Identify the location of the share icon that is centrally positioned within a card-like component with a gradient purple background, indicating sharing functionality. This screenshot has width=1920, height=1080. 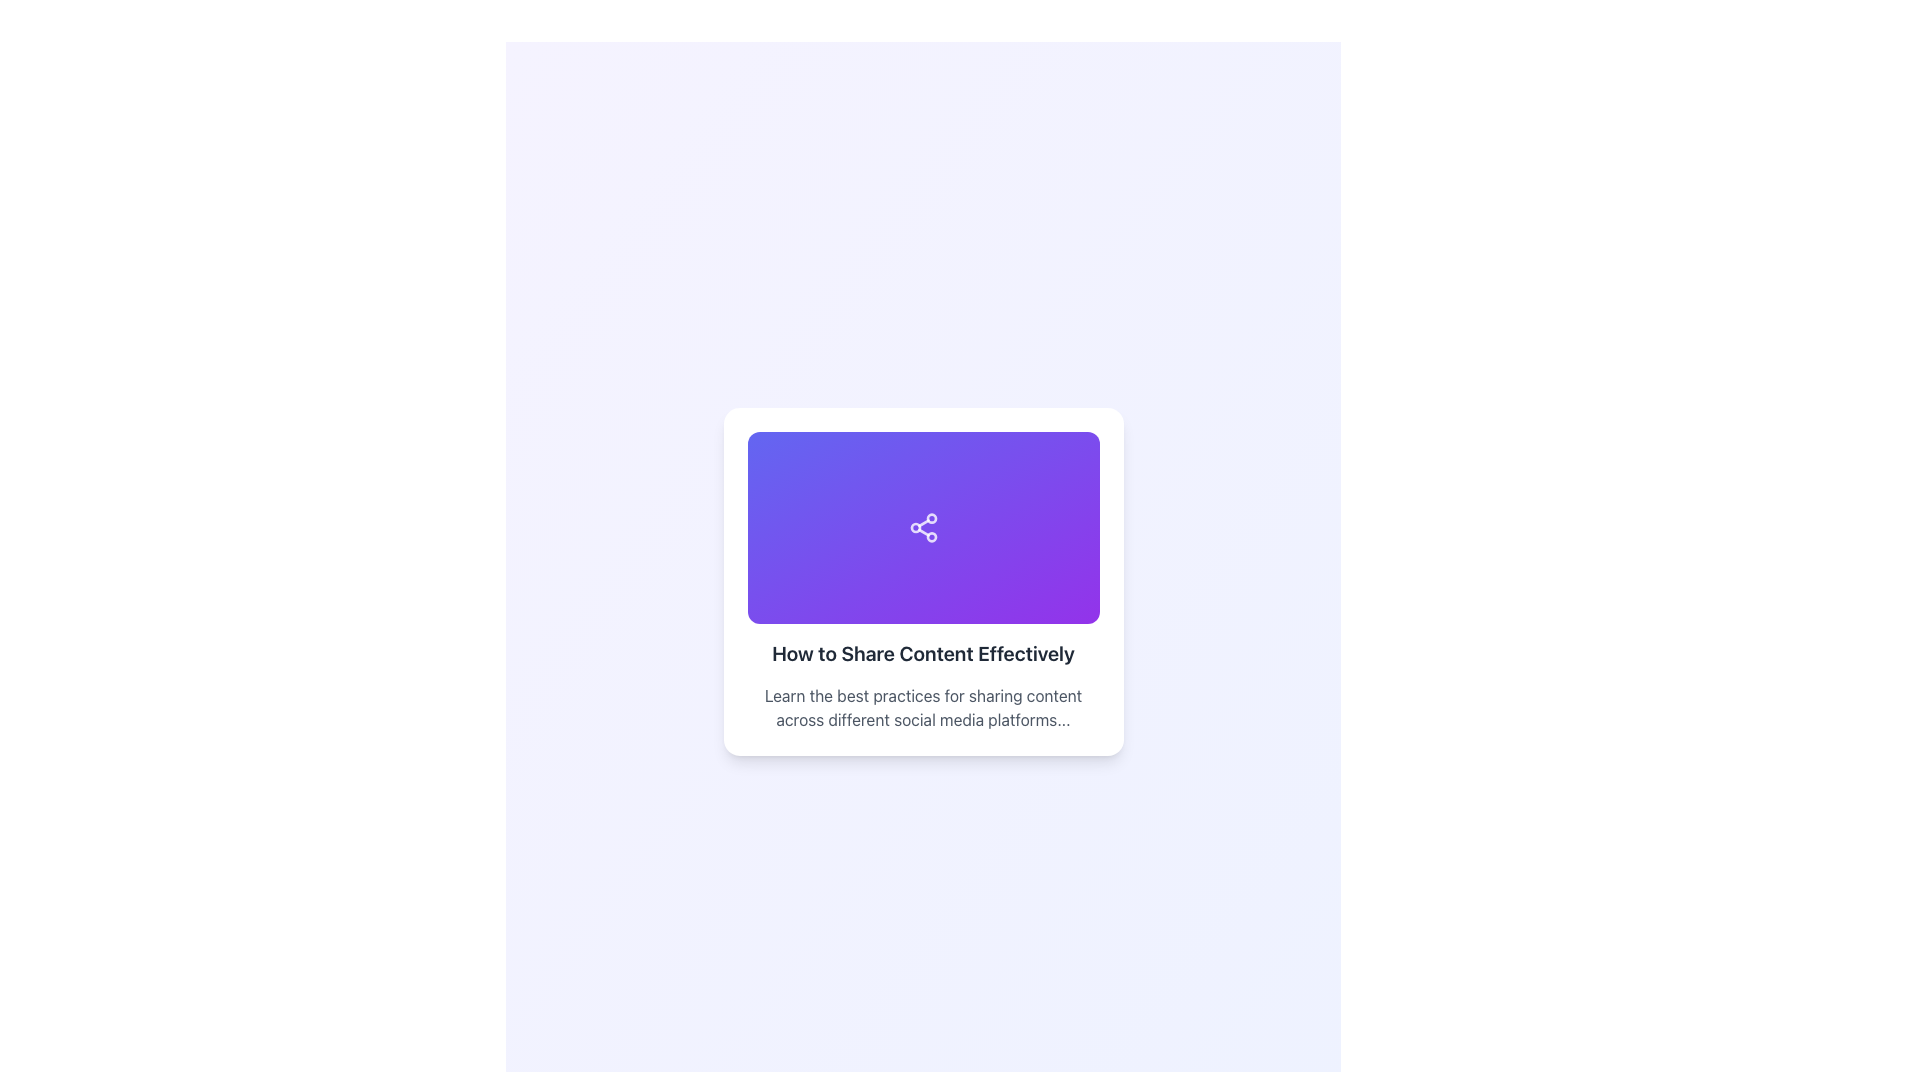
(922, 527).